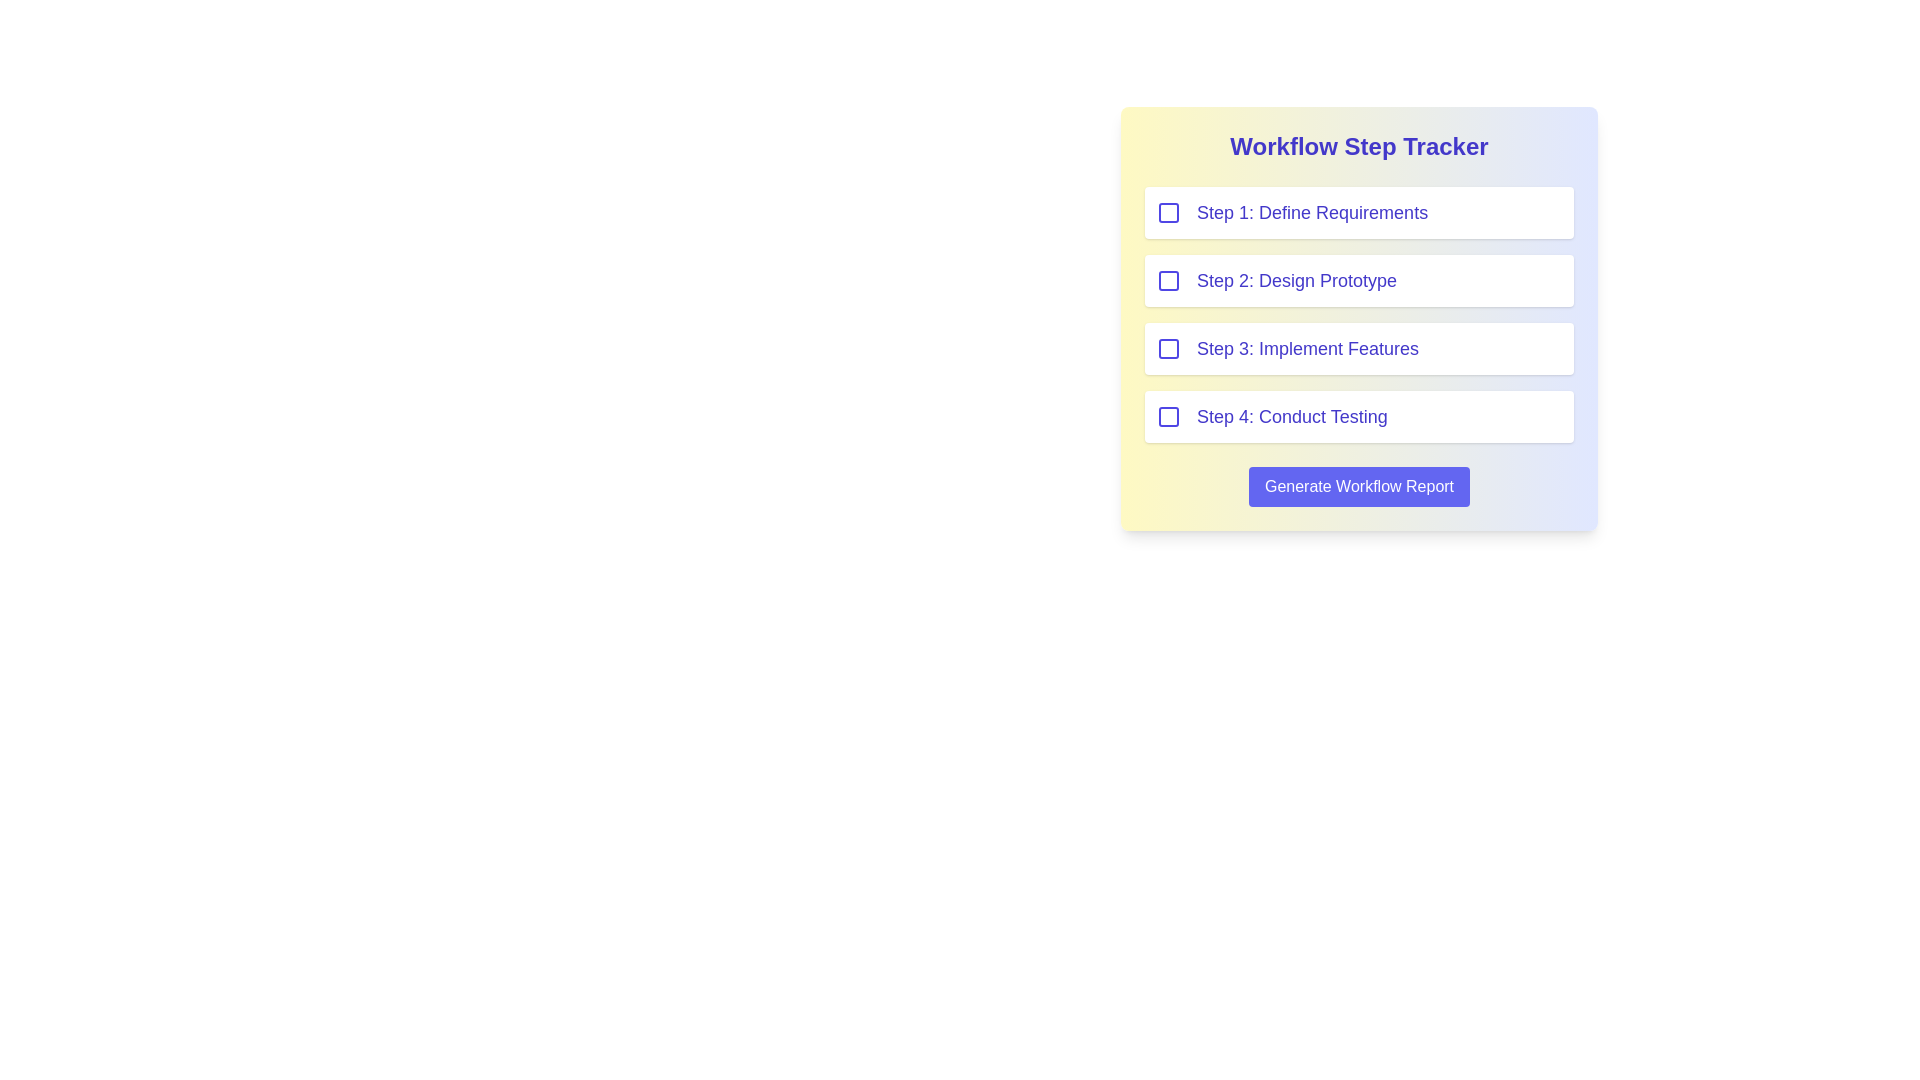  I want to click on the static Text Label that describes the second step 'Design Prototype' in the Workflow Step Tracker, so click(1297, 281).